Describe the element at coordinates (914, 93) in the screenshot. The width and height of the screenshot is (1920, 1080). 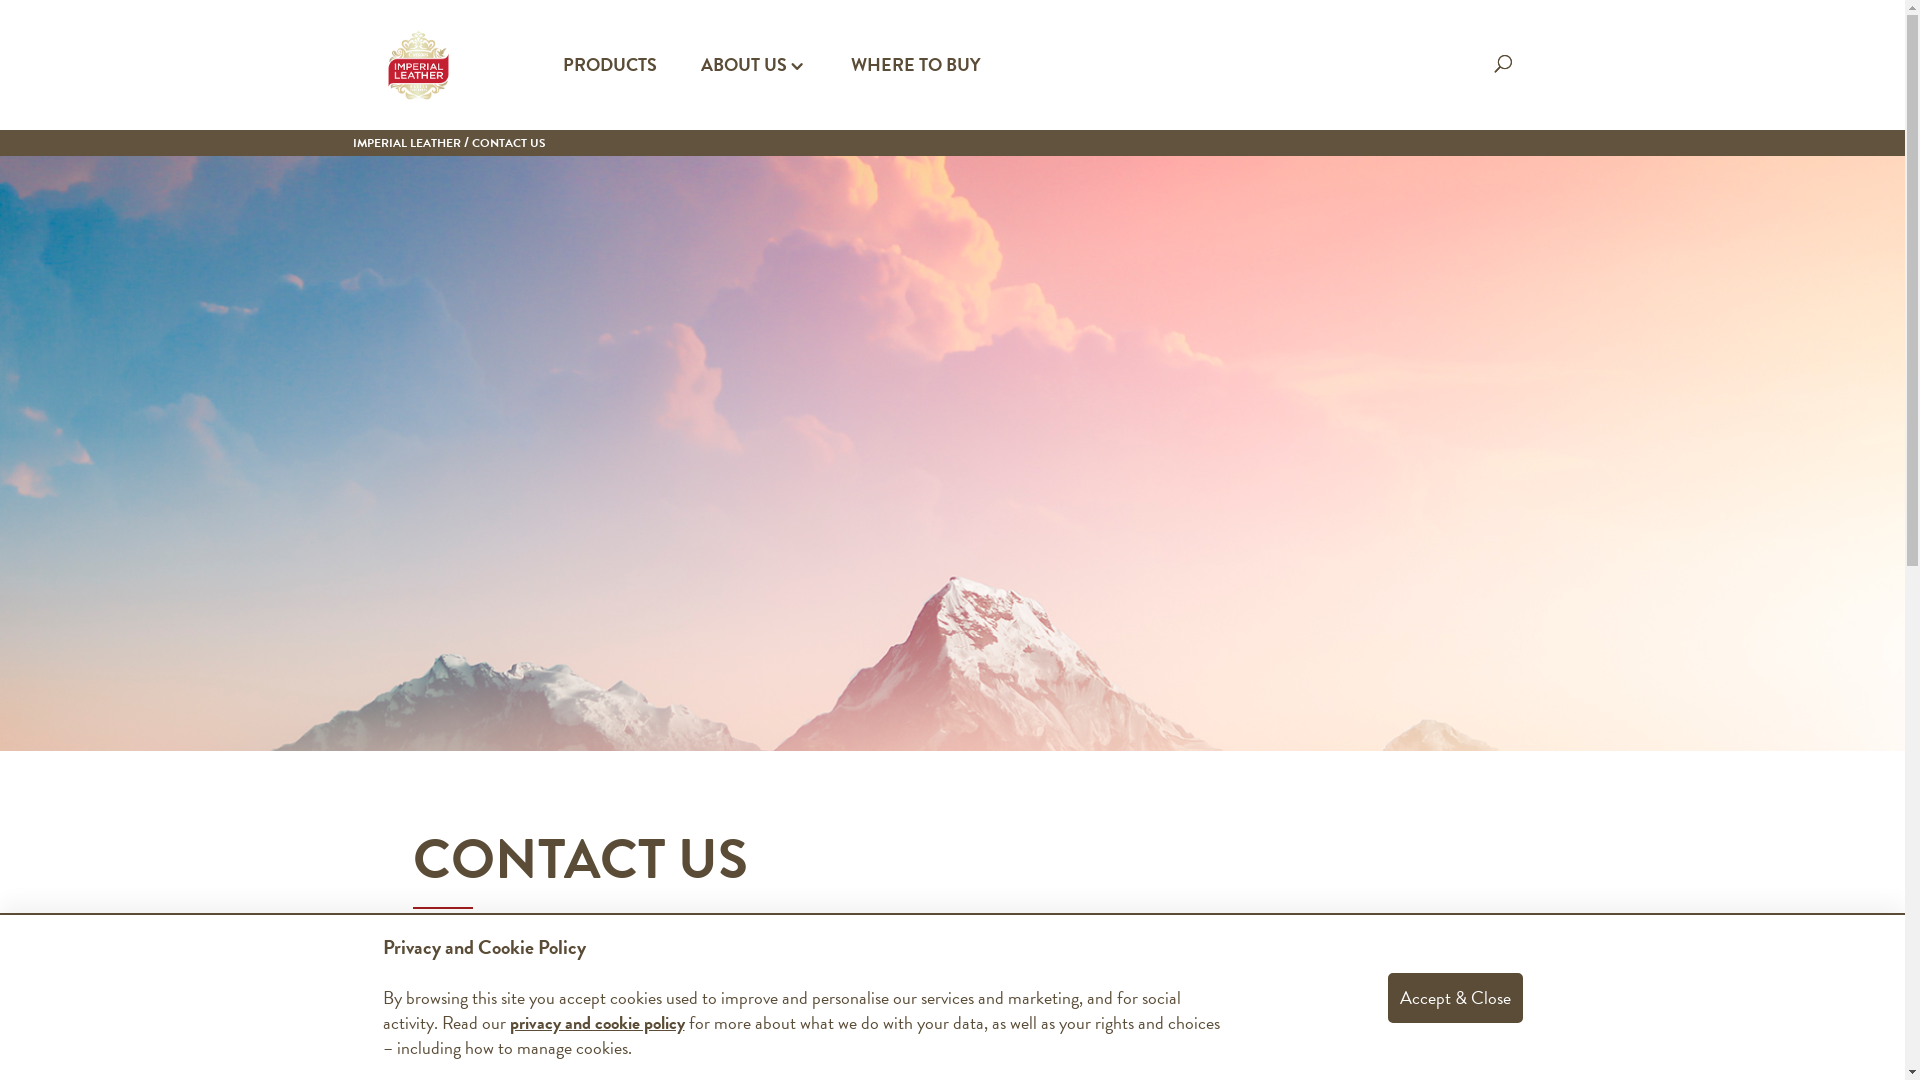
I see `'WHERE TO BUY'` at that location.